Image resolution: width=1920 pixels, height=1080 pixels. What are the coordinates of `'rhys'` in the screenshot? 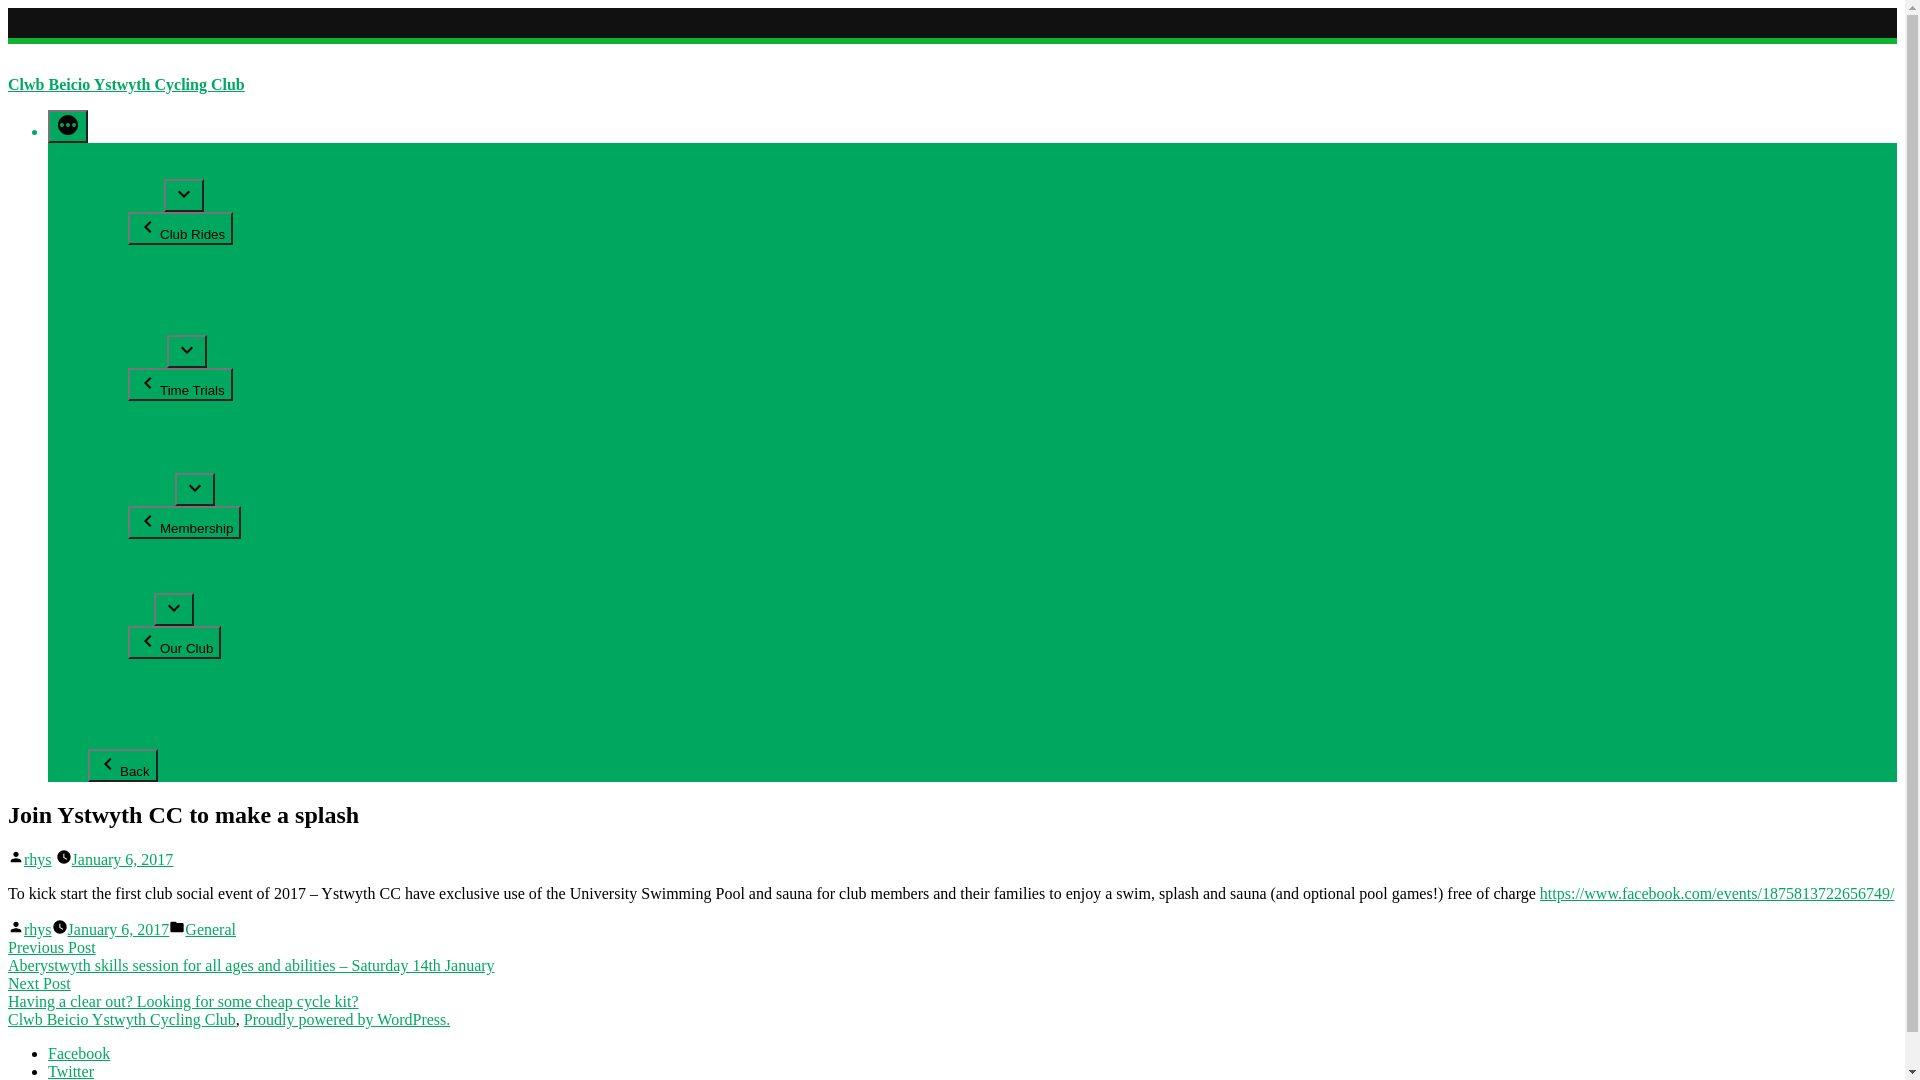 It's located at (38, 929).